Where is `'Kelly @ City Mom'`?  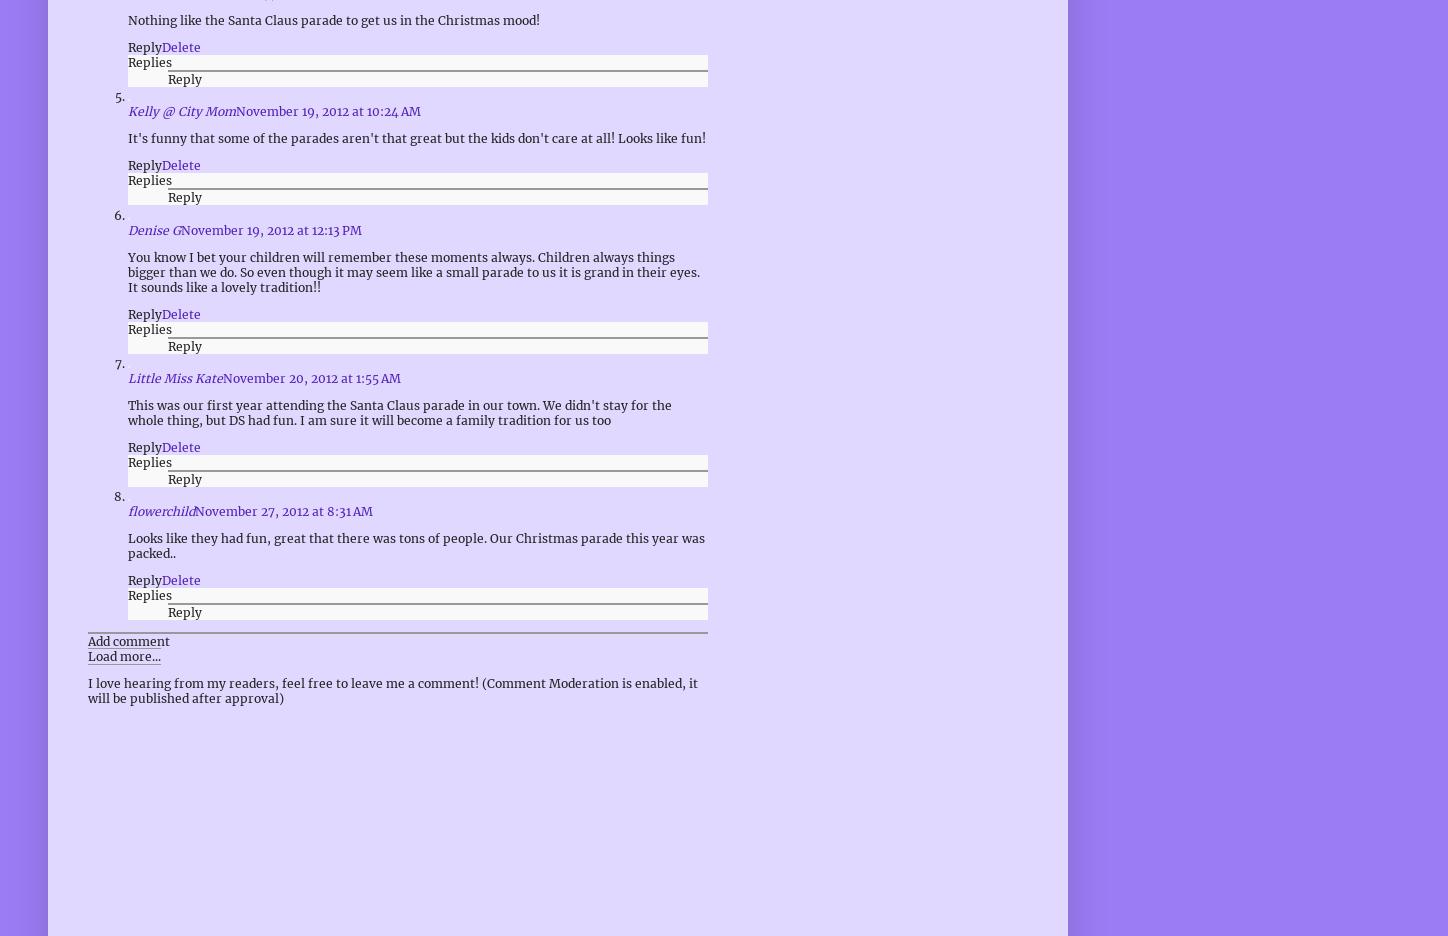 'Kelly @ City Mom' is located at coordinates (182, 110).